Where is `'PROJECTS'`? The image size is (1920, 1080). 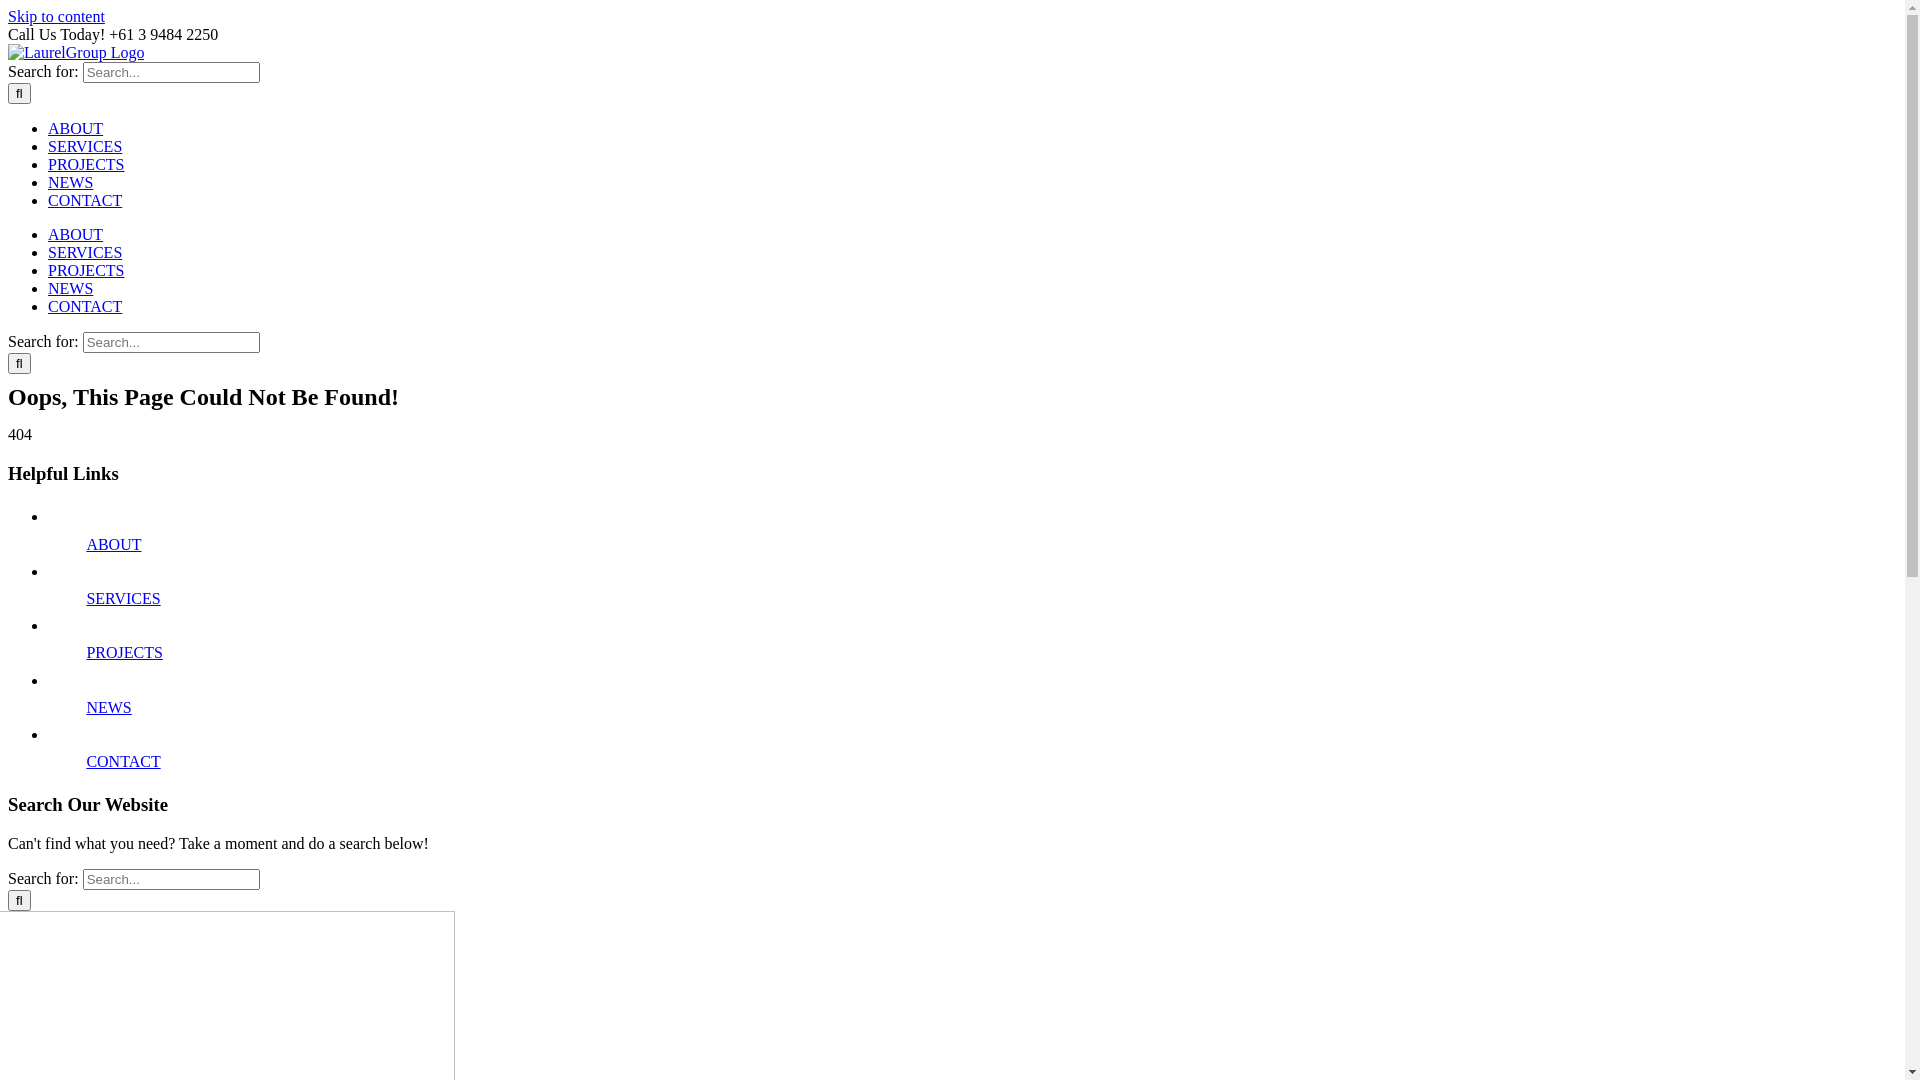
'PROJECTS' is located at coordinates (85, 652).